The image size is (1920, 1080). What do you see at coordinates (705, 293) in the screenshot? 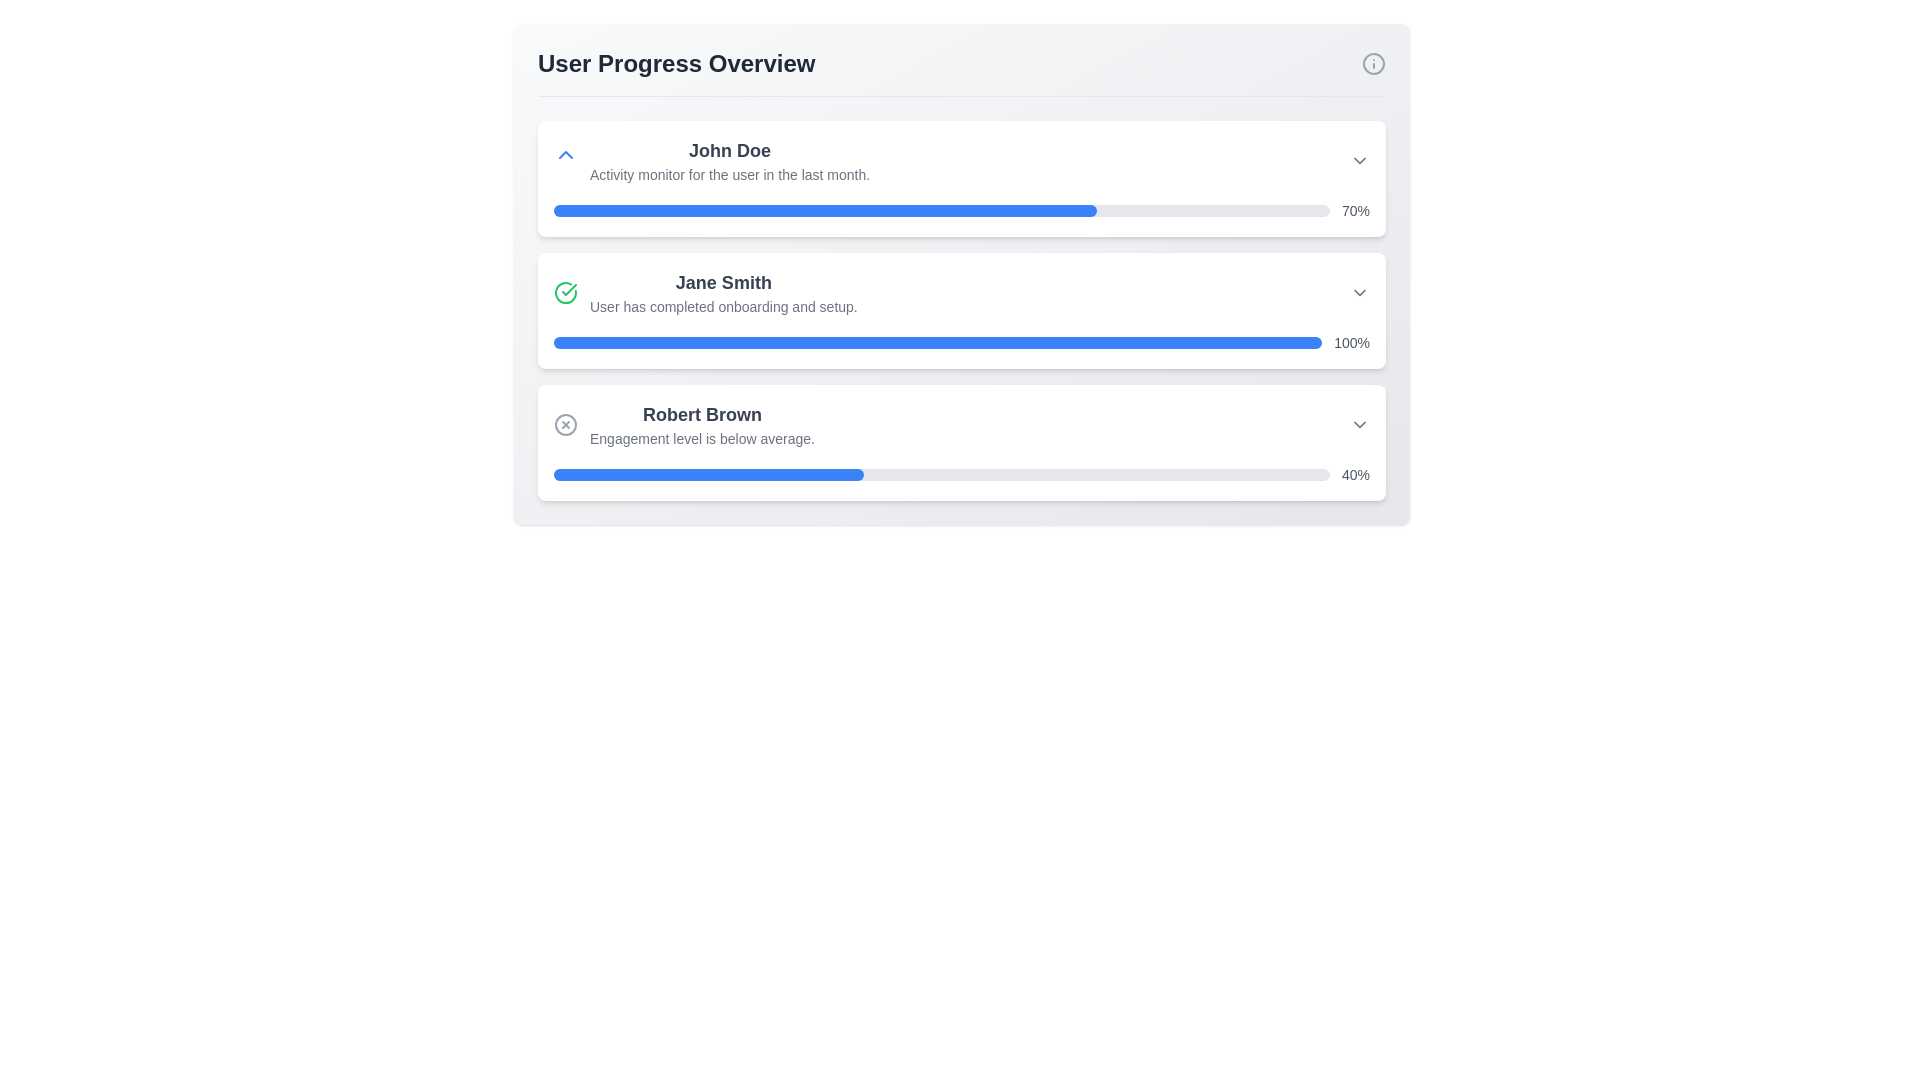
I see `information displayed in the Summary item featuring 'Jane Smith' with a green checkmark icon, indicating completion of onboarding and setup` at bounding box center [705, 293].